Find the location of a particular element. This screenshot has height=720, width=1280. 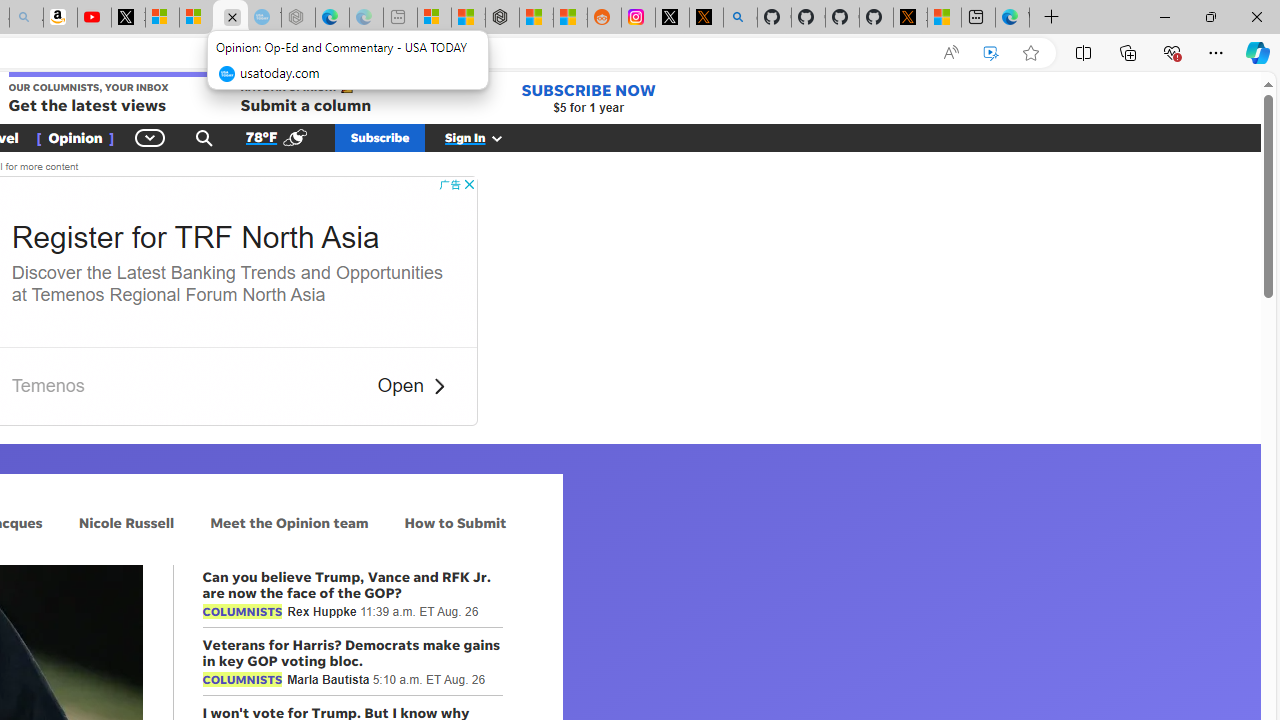

'help.x.com | 524: A timeout occurred' is located at coordinates (706, 17).